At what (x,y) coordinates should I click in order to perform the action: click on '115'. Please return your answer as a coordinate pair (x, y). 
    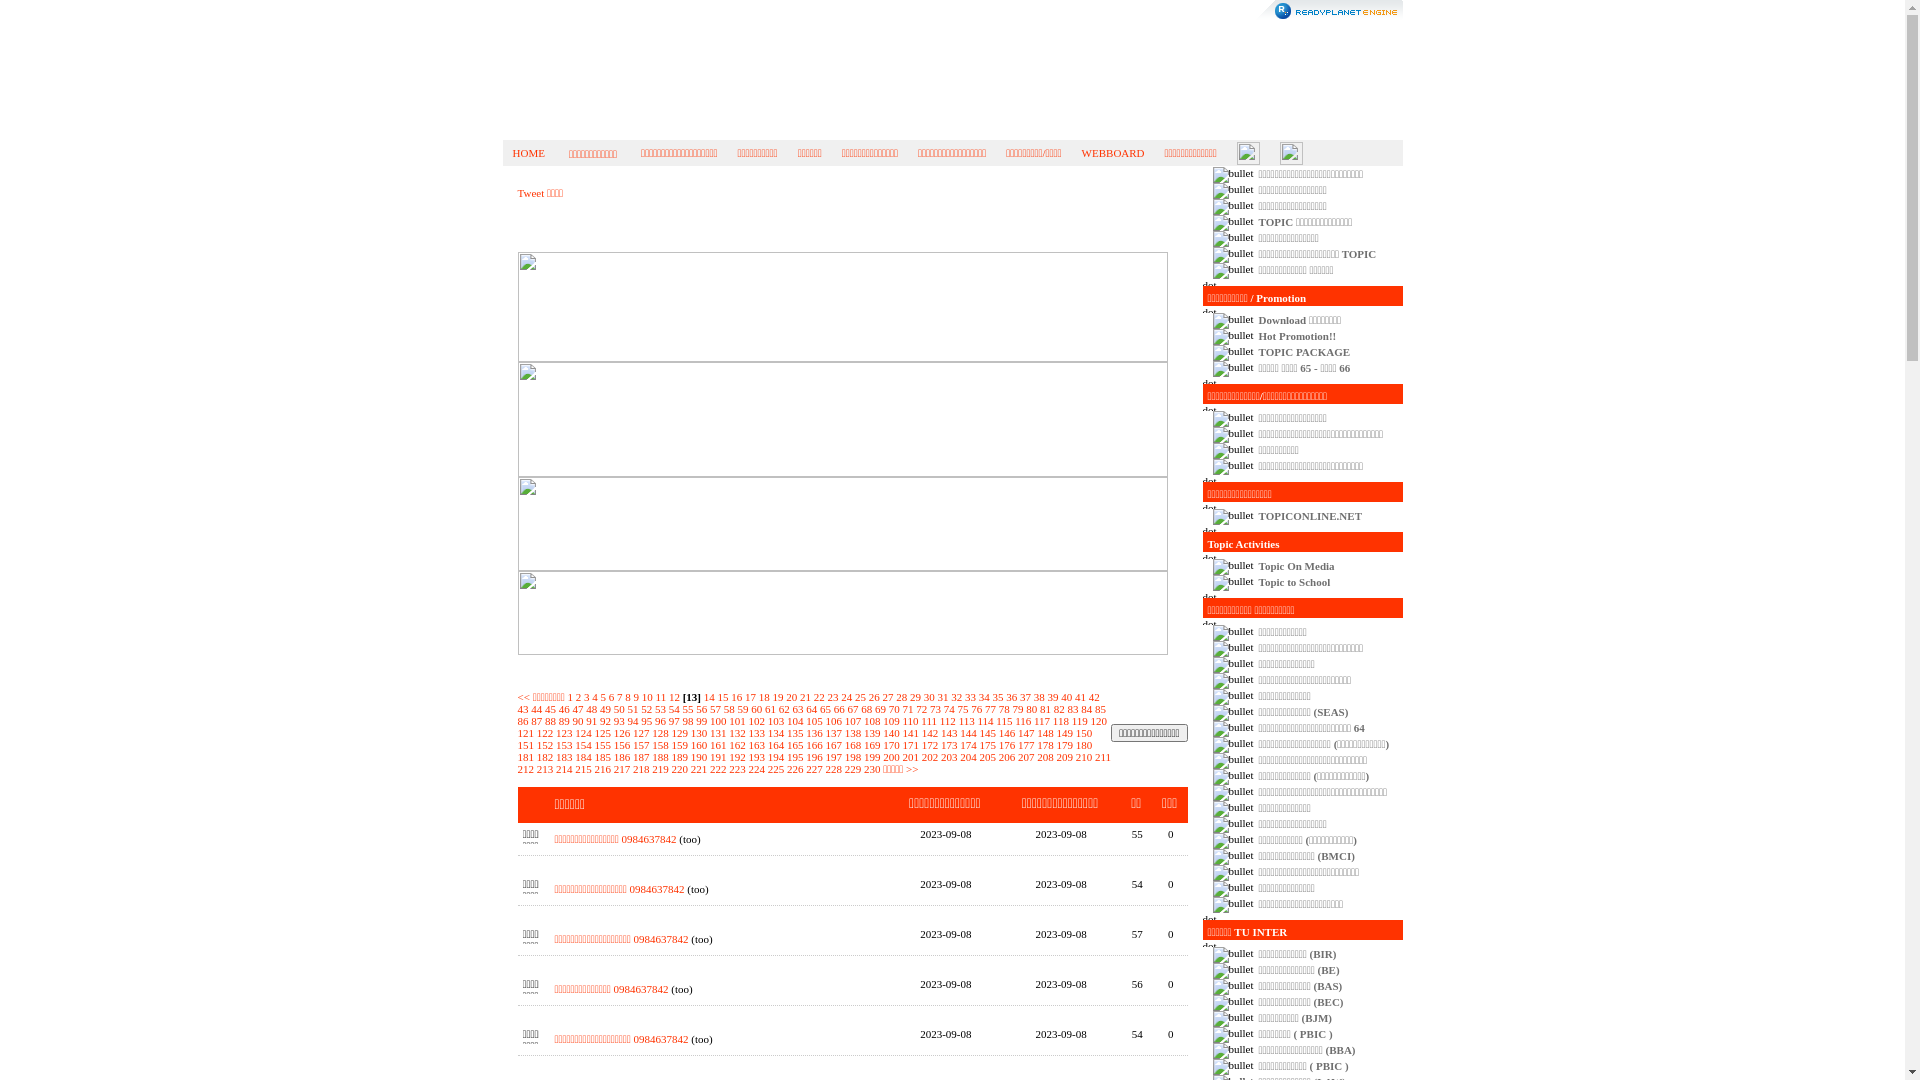
    Looking at the image, I should click on (1003, 721).